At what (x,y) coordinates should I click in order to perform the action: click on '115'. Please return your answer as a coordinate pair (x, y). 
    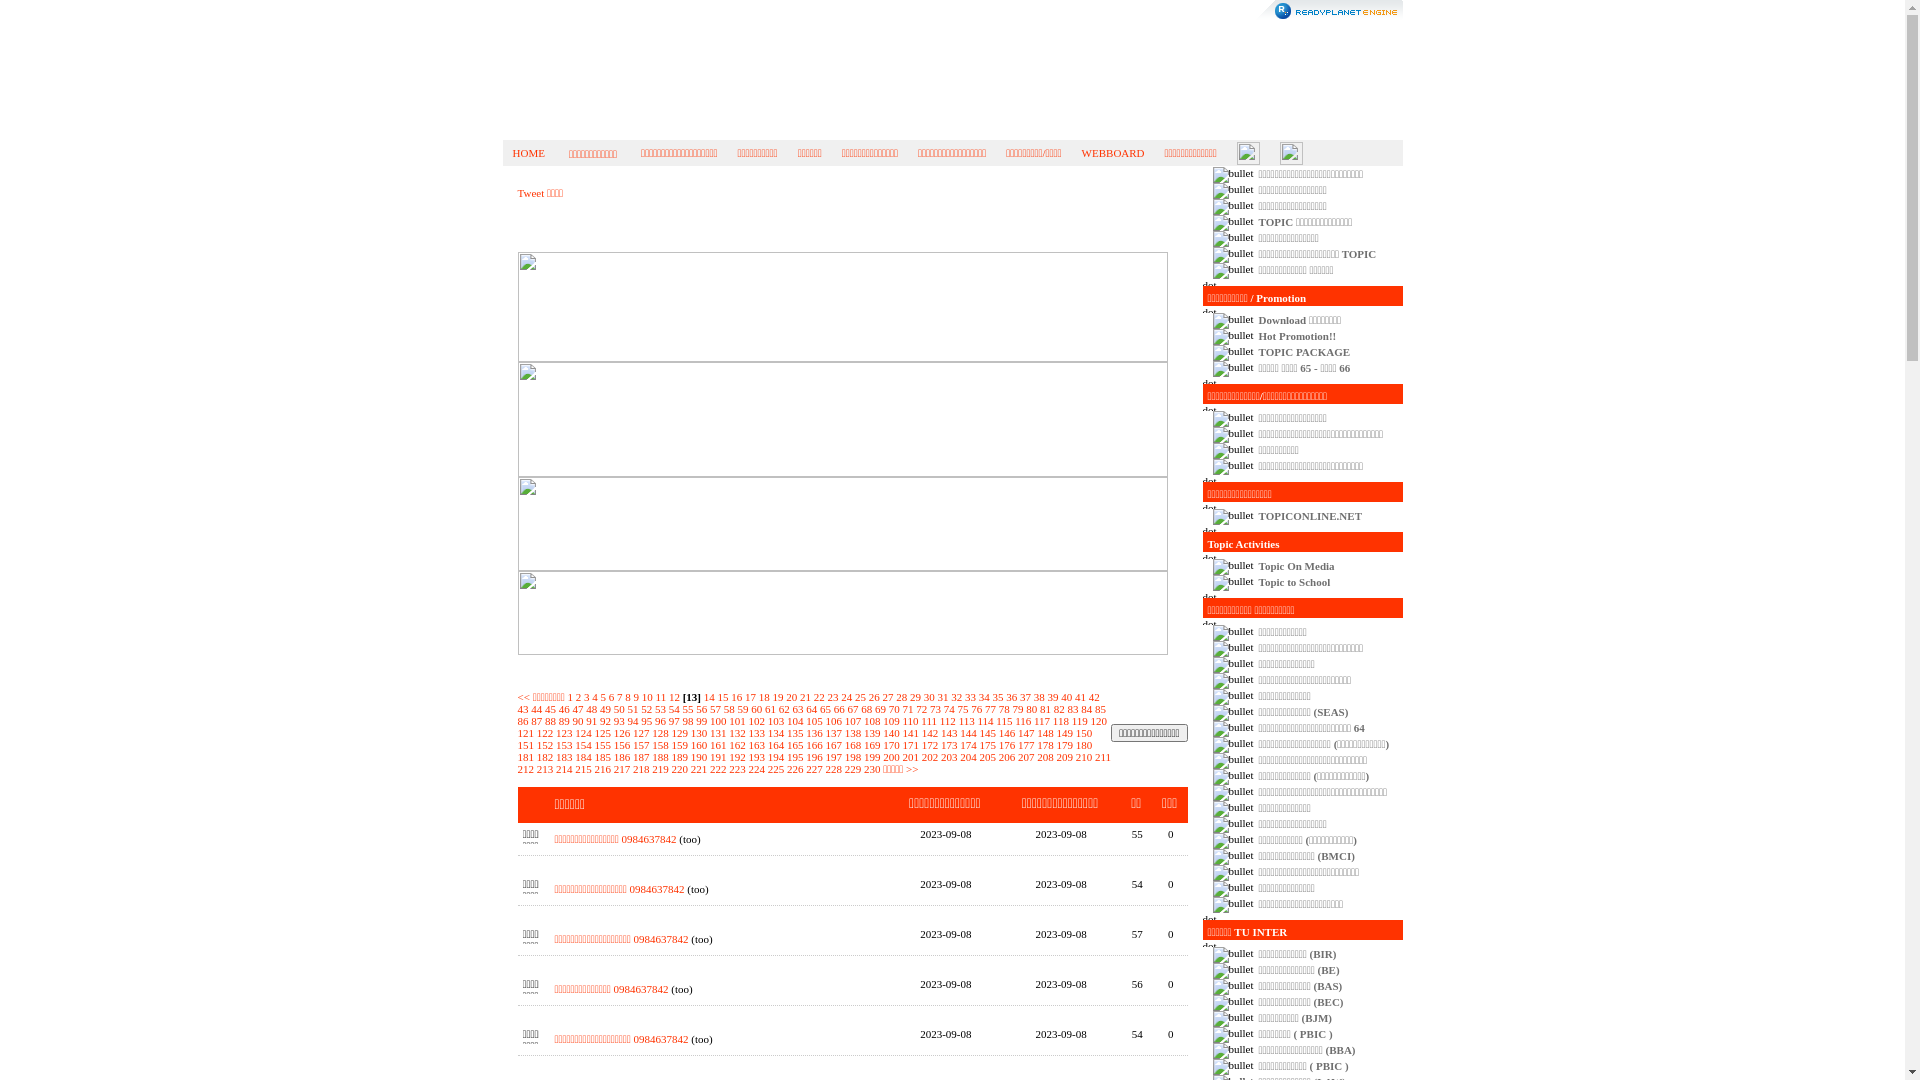
    Looking at the image, I should click on (1003, 721).